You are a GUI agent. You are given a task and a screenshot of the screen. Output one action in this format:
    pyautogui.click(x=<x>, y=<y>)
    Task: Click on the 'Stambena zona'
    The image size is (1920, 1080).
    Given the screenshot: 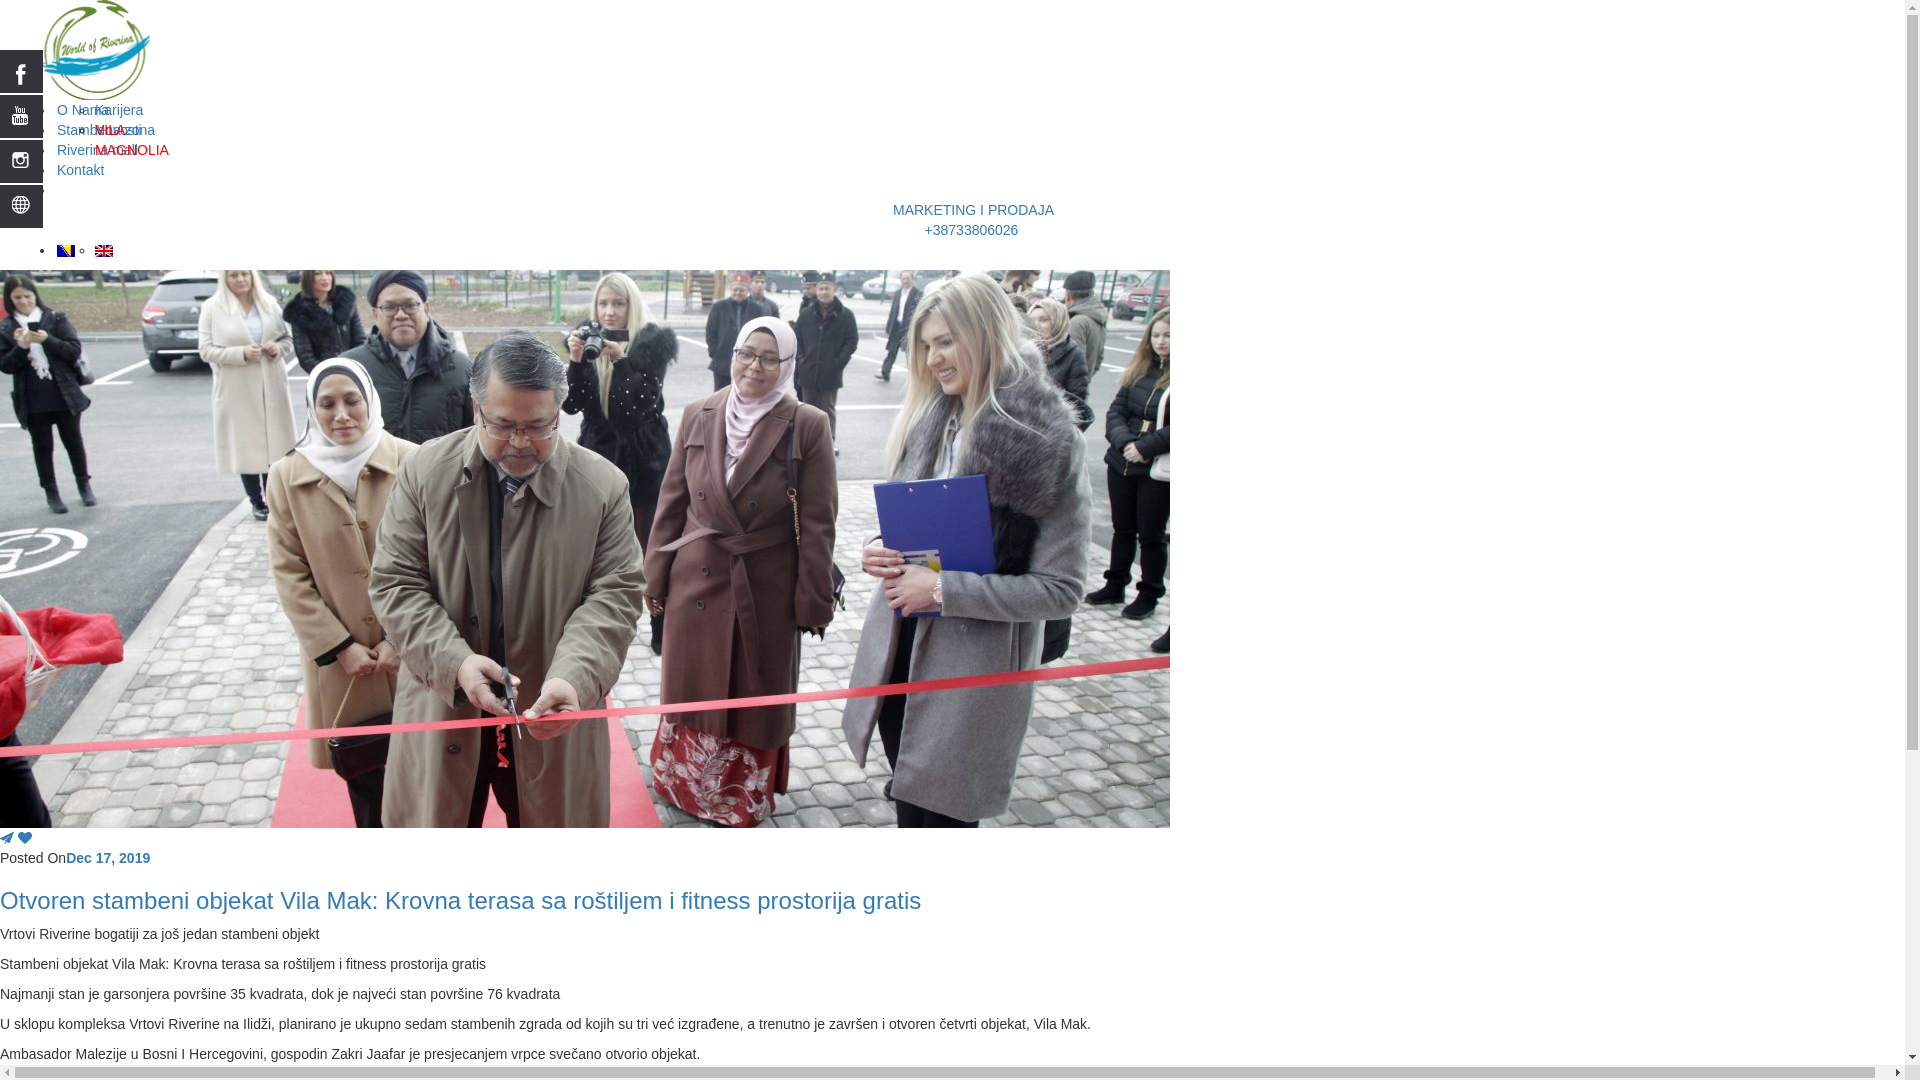 What is the action you would take?
    pyautogui.click(x=104, y=130)
    